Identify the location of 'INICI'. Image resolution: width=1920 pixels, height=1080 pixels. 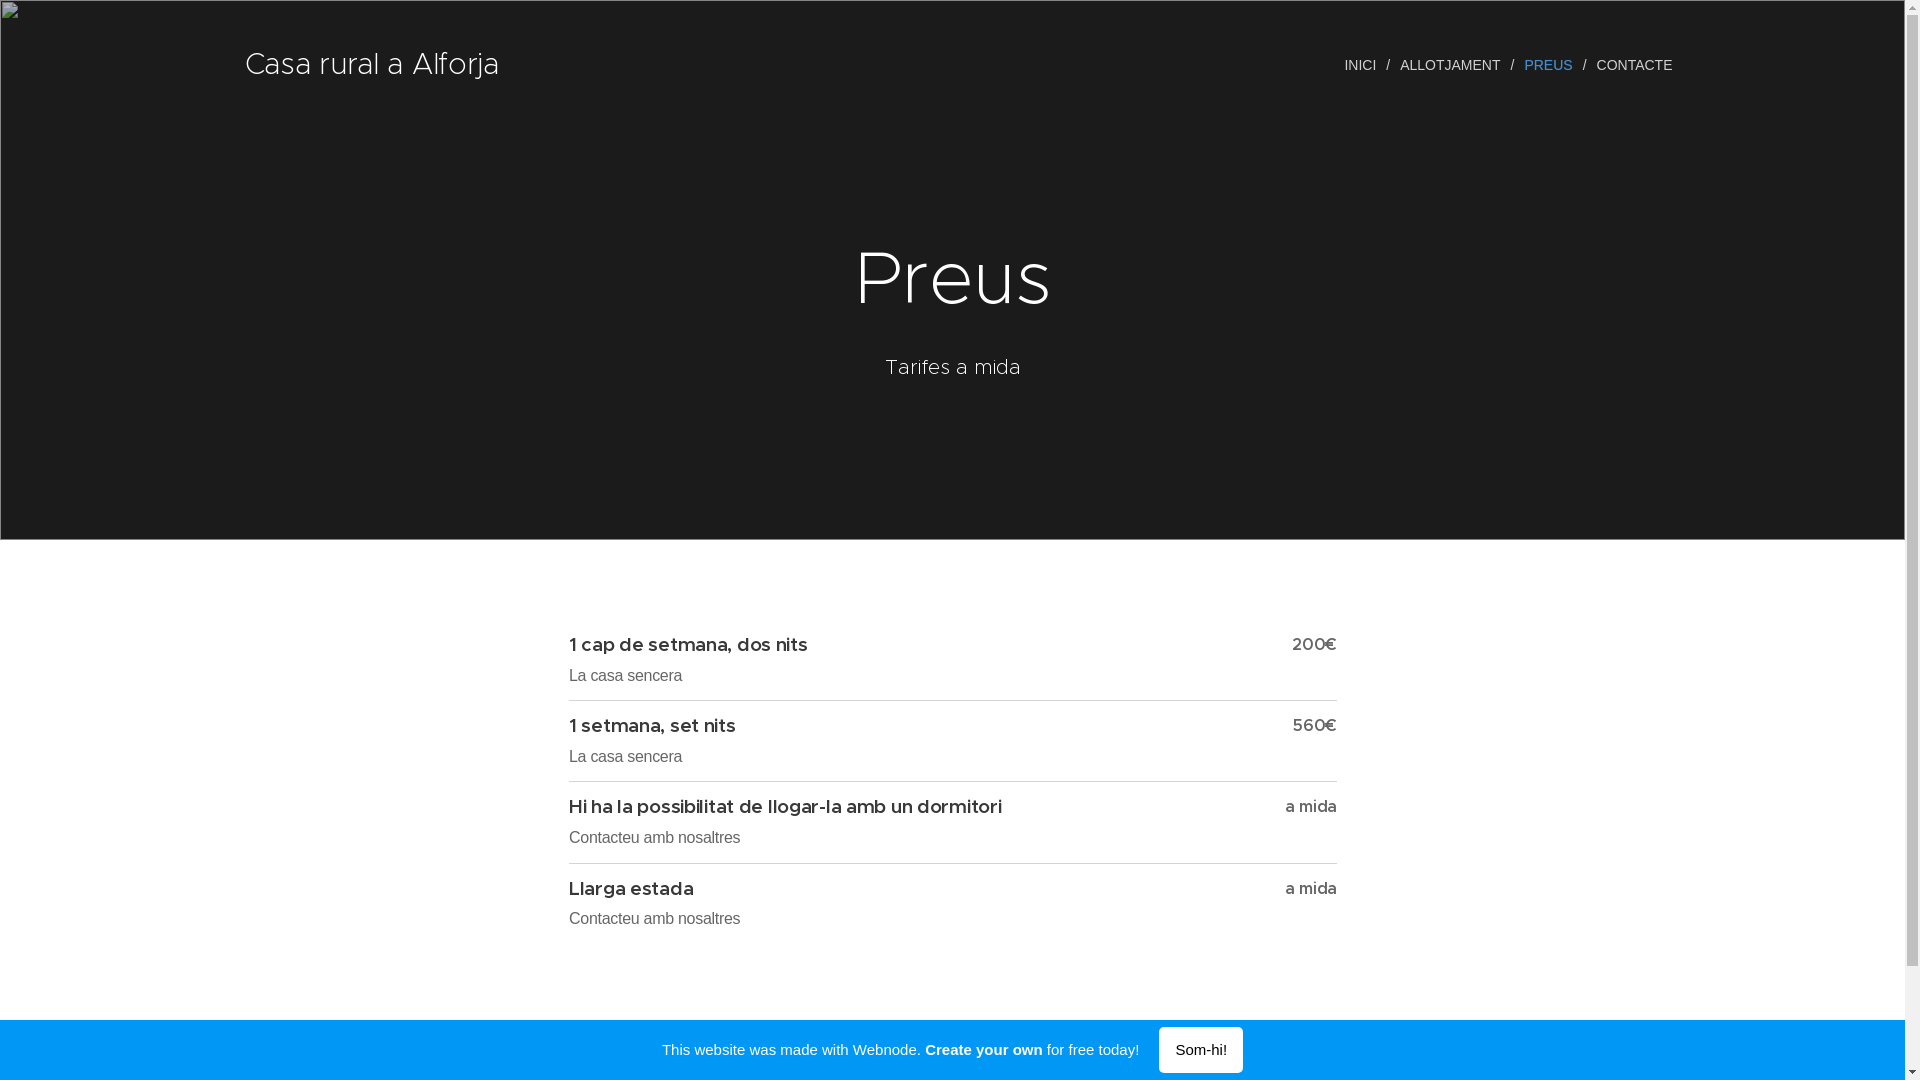
(1363, 64).